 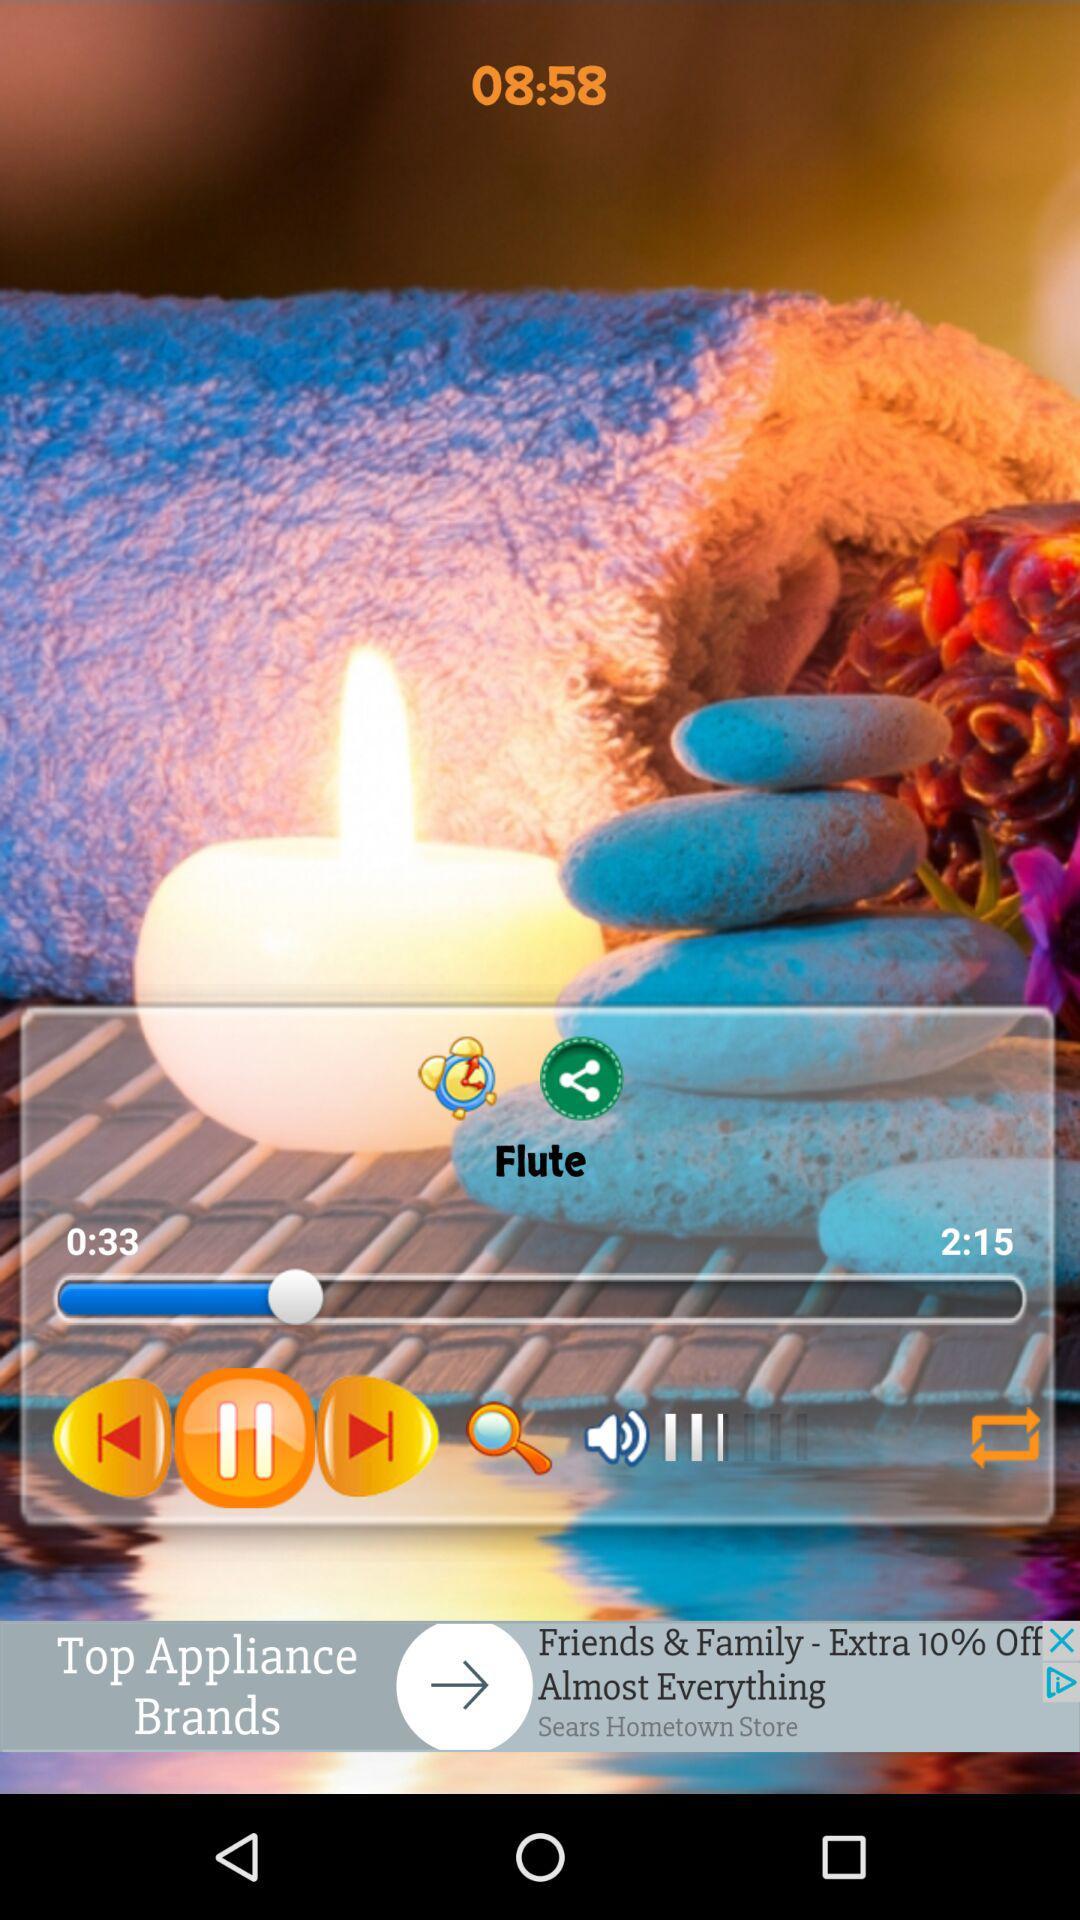 What do you see at coordinates (996, 1436) in the screenshot?
I see `shuffle` at bounding box center [996, 1436].